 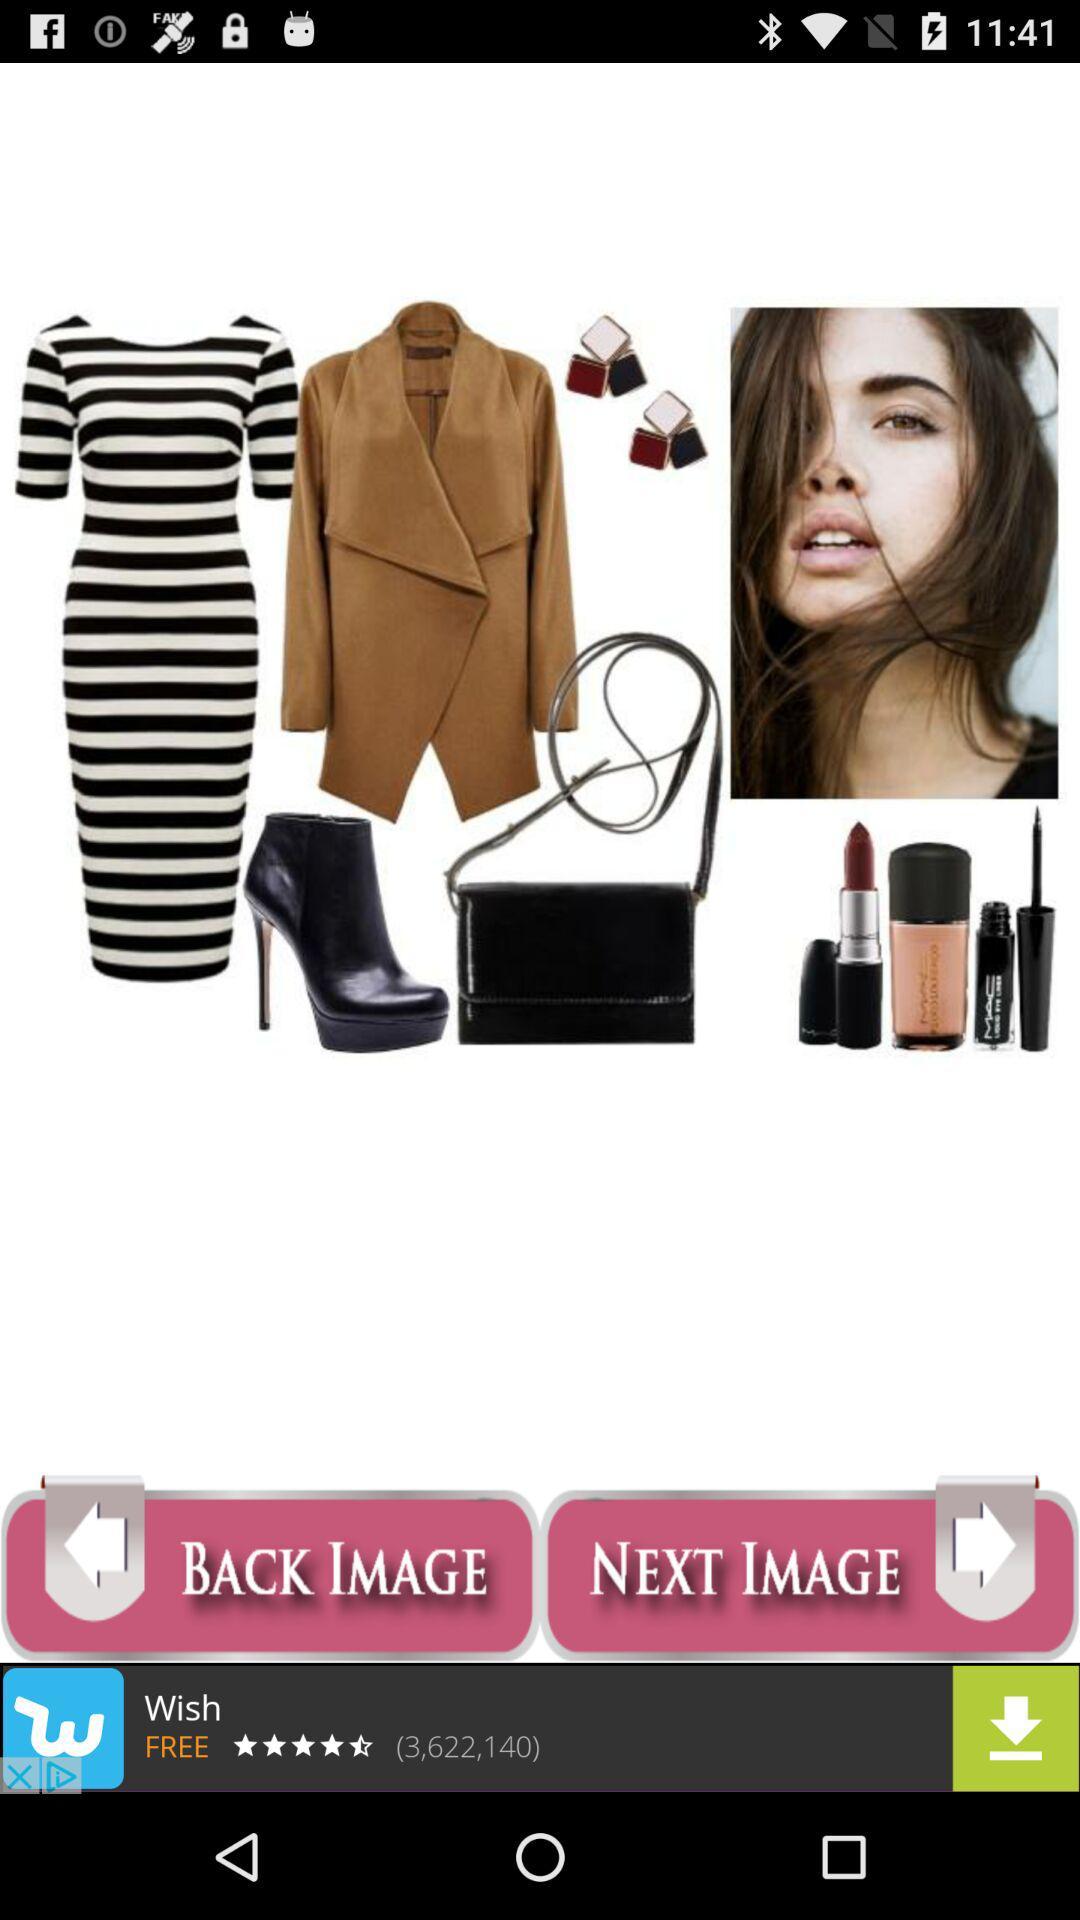 I want to click on next page, so click(x=810, y=1568).